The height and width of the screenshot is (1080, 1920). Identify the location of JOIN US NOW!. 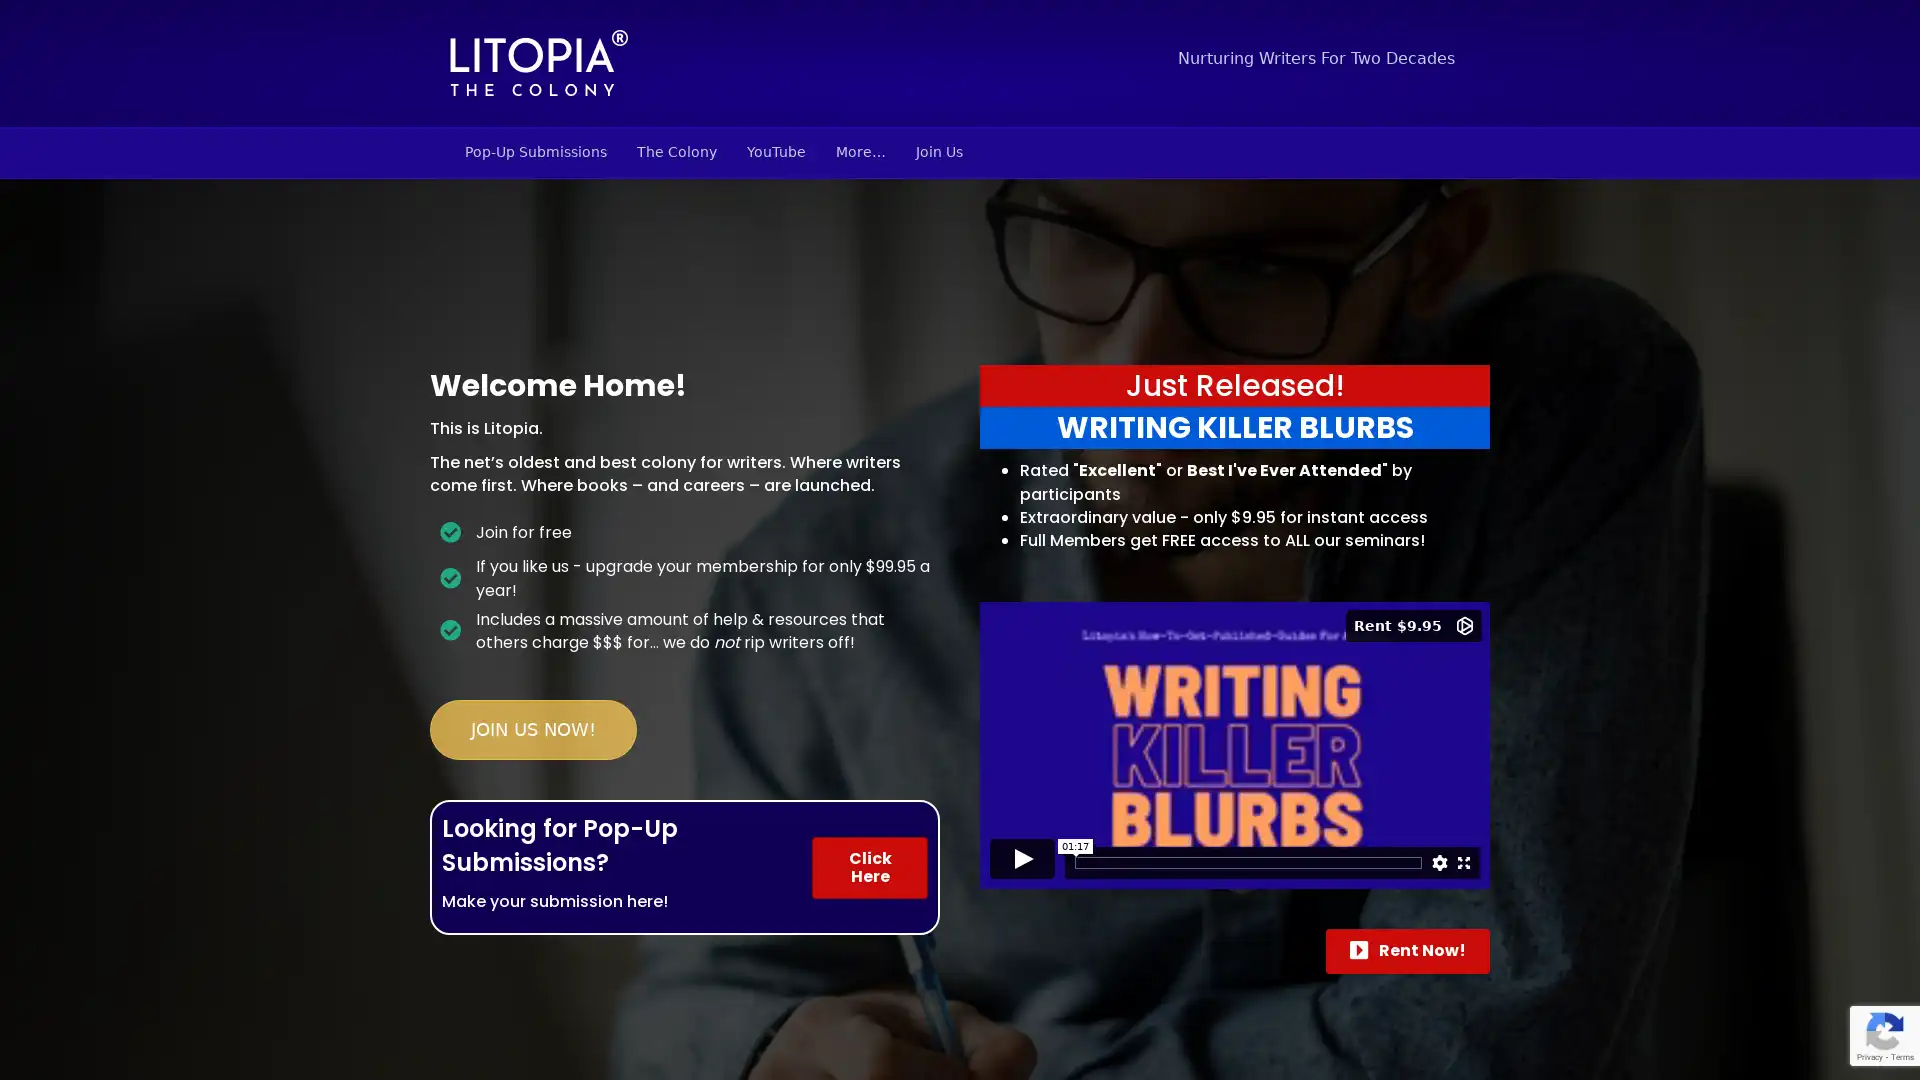
(533, 729).